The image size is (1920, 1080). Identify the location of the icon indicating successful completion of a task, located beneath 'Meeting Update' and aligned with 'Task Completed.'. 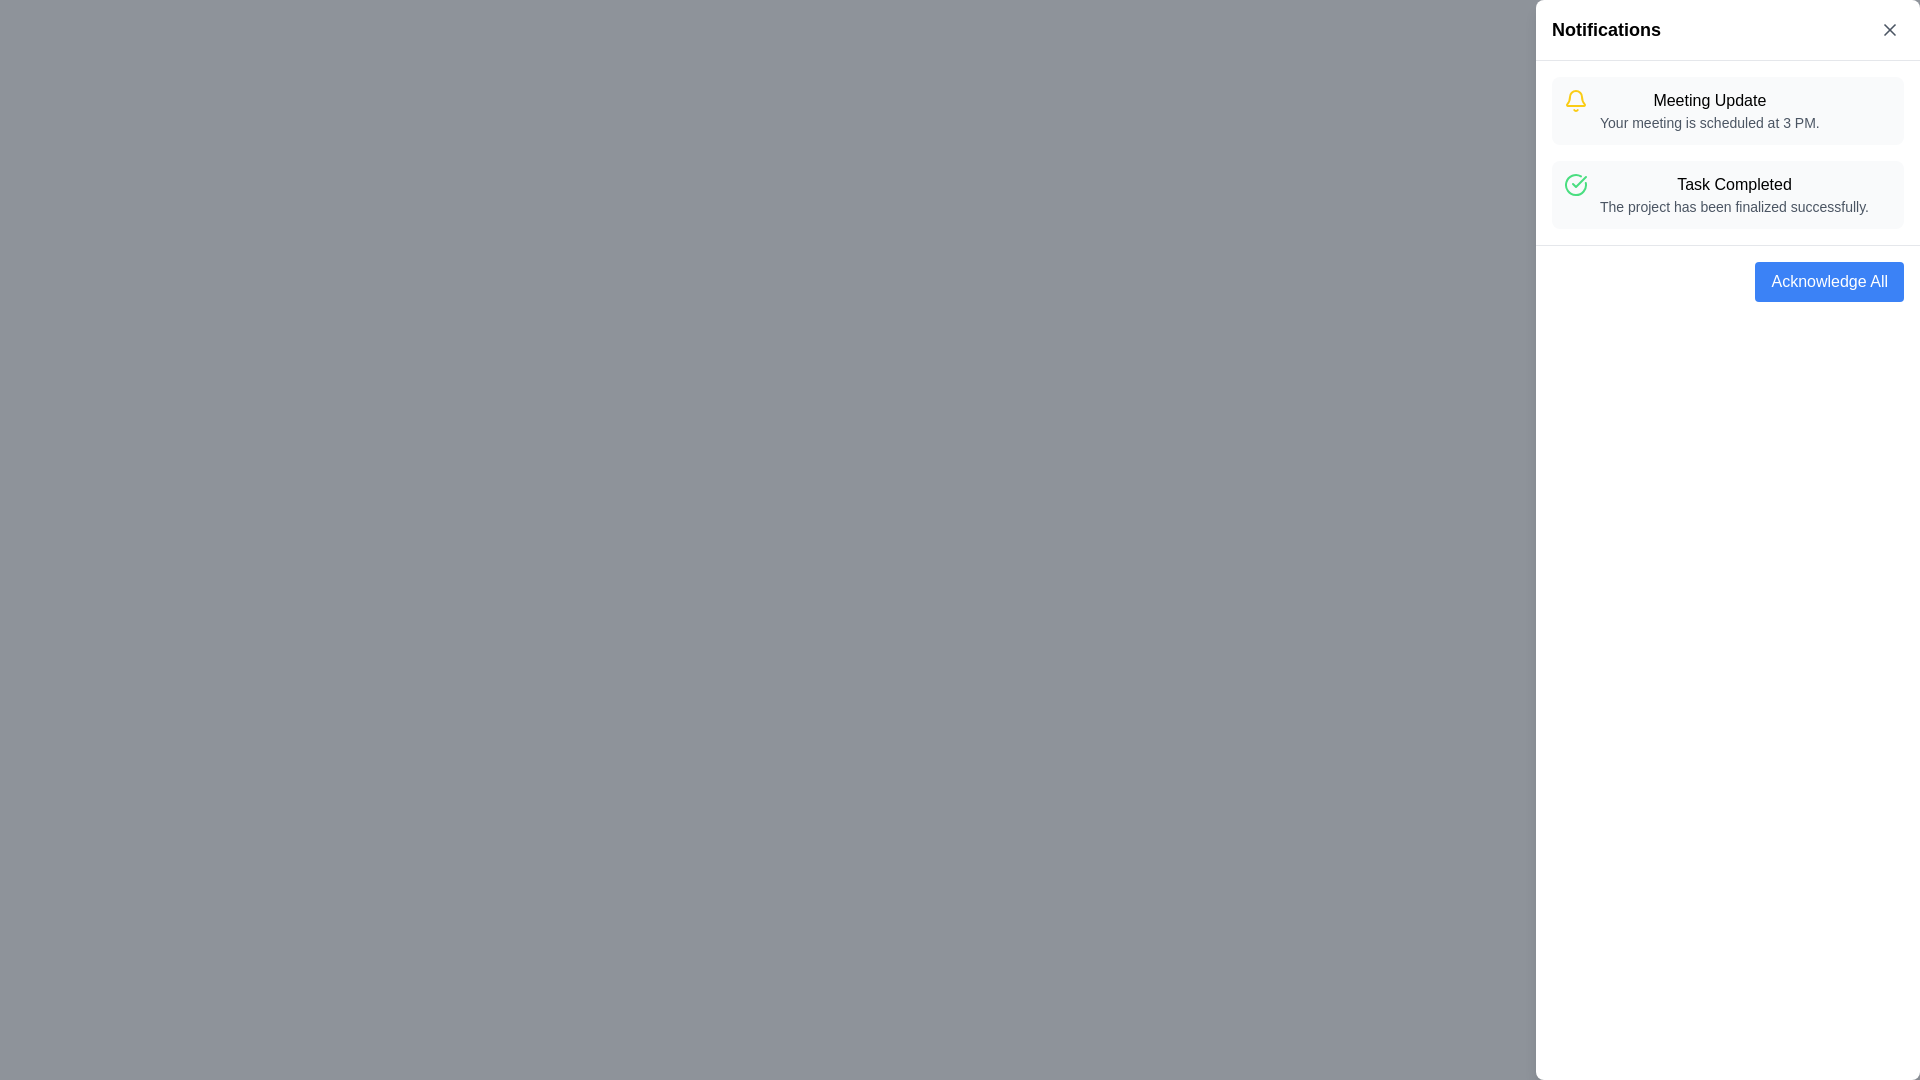
(1574, 185).